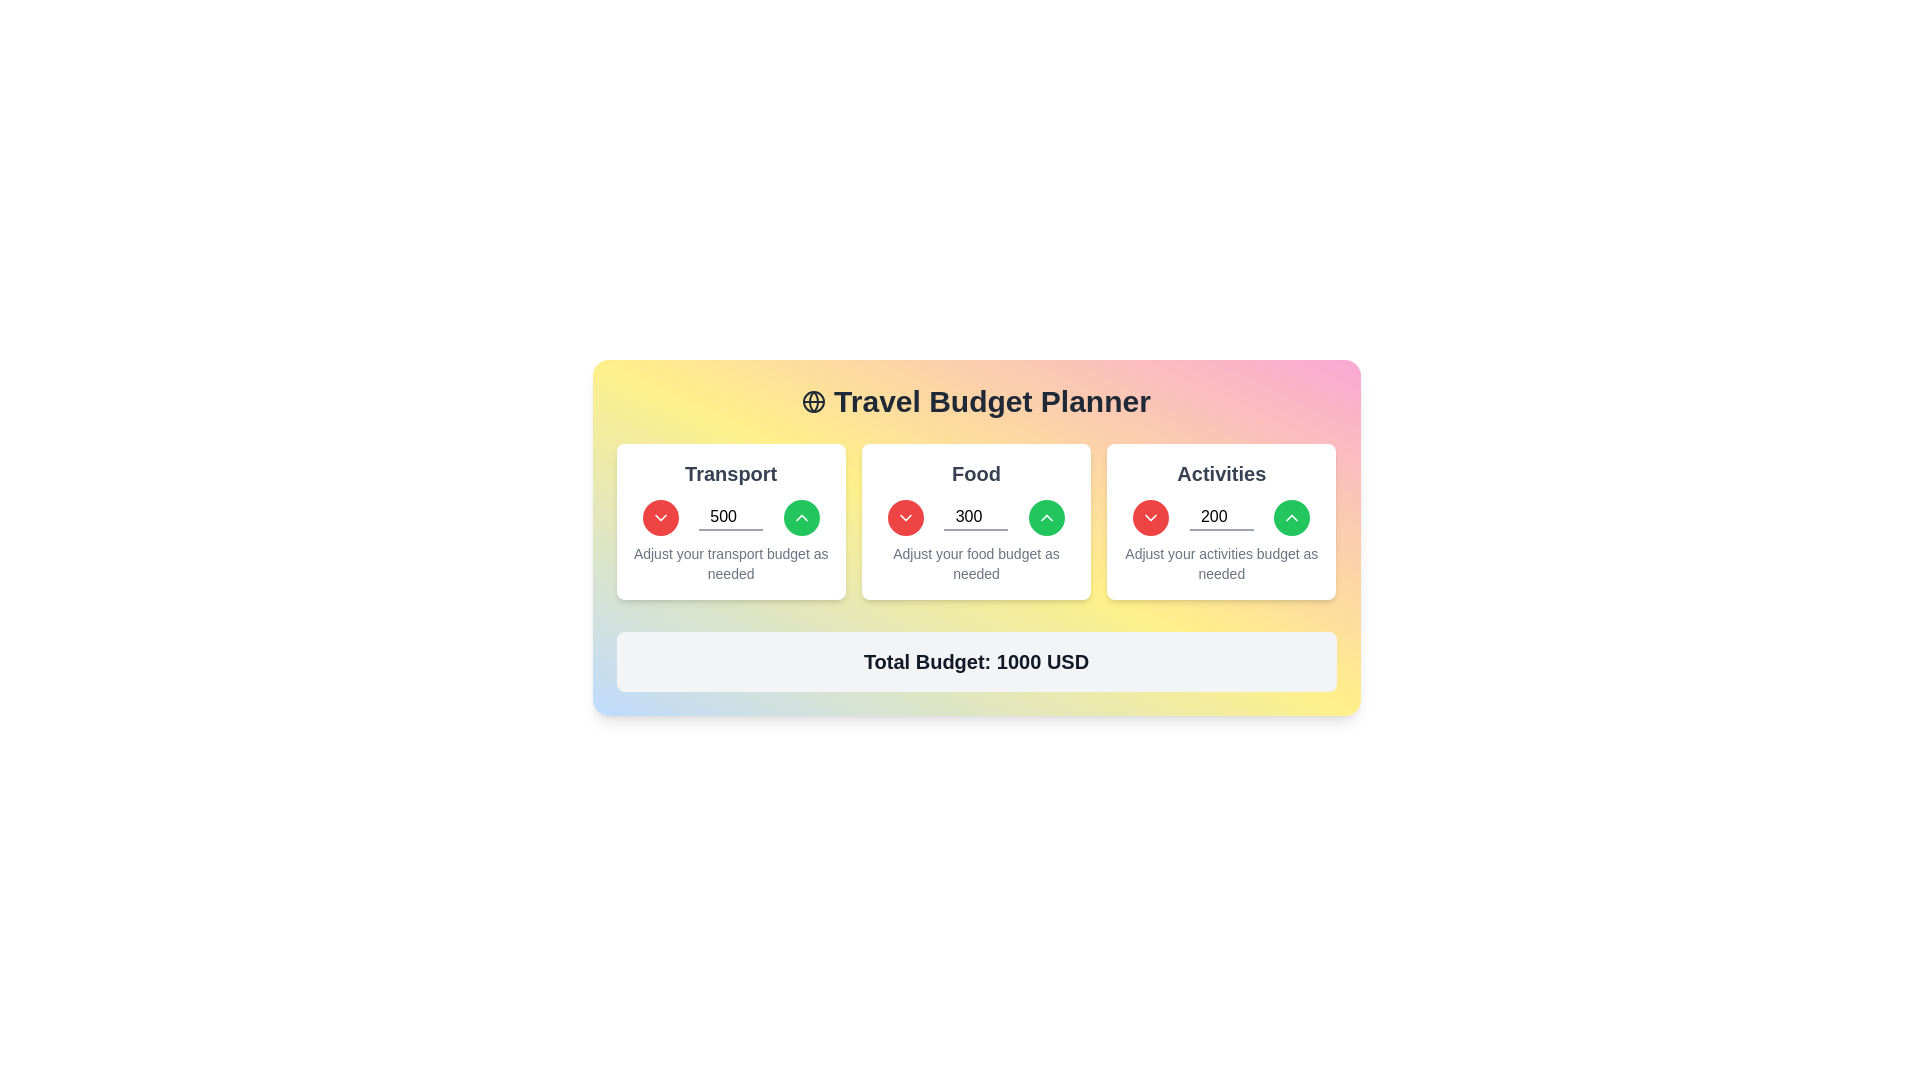 The image size is (1920, 1080). I want to click on the static instructional text located below the number input field in the 'Food' card, so click(976, 563).